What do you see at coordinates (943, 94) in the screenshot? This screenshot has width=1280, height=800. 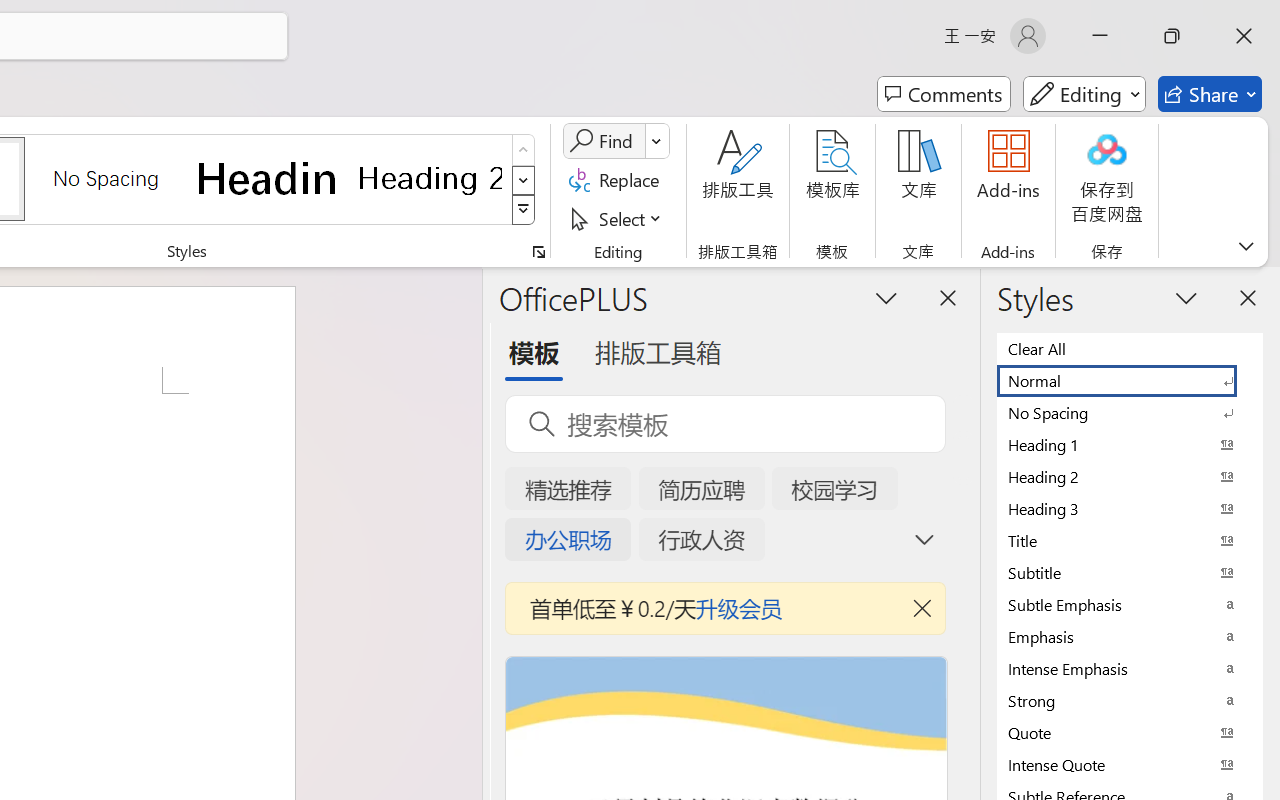 I see `'Comments'` at bounding box center [943, 94].